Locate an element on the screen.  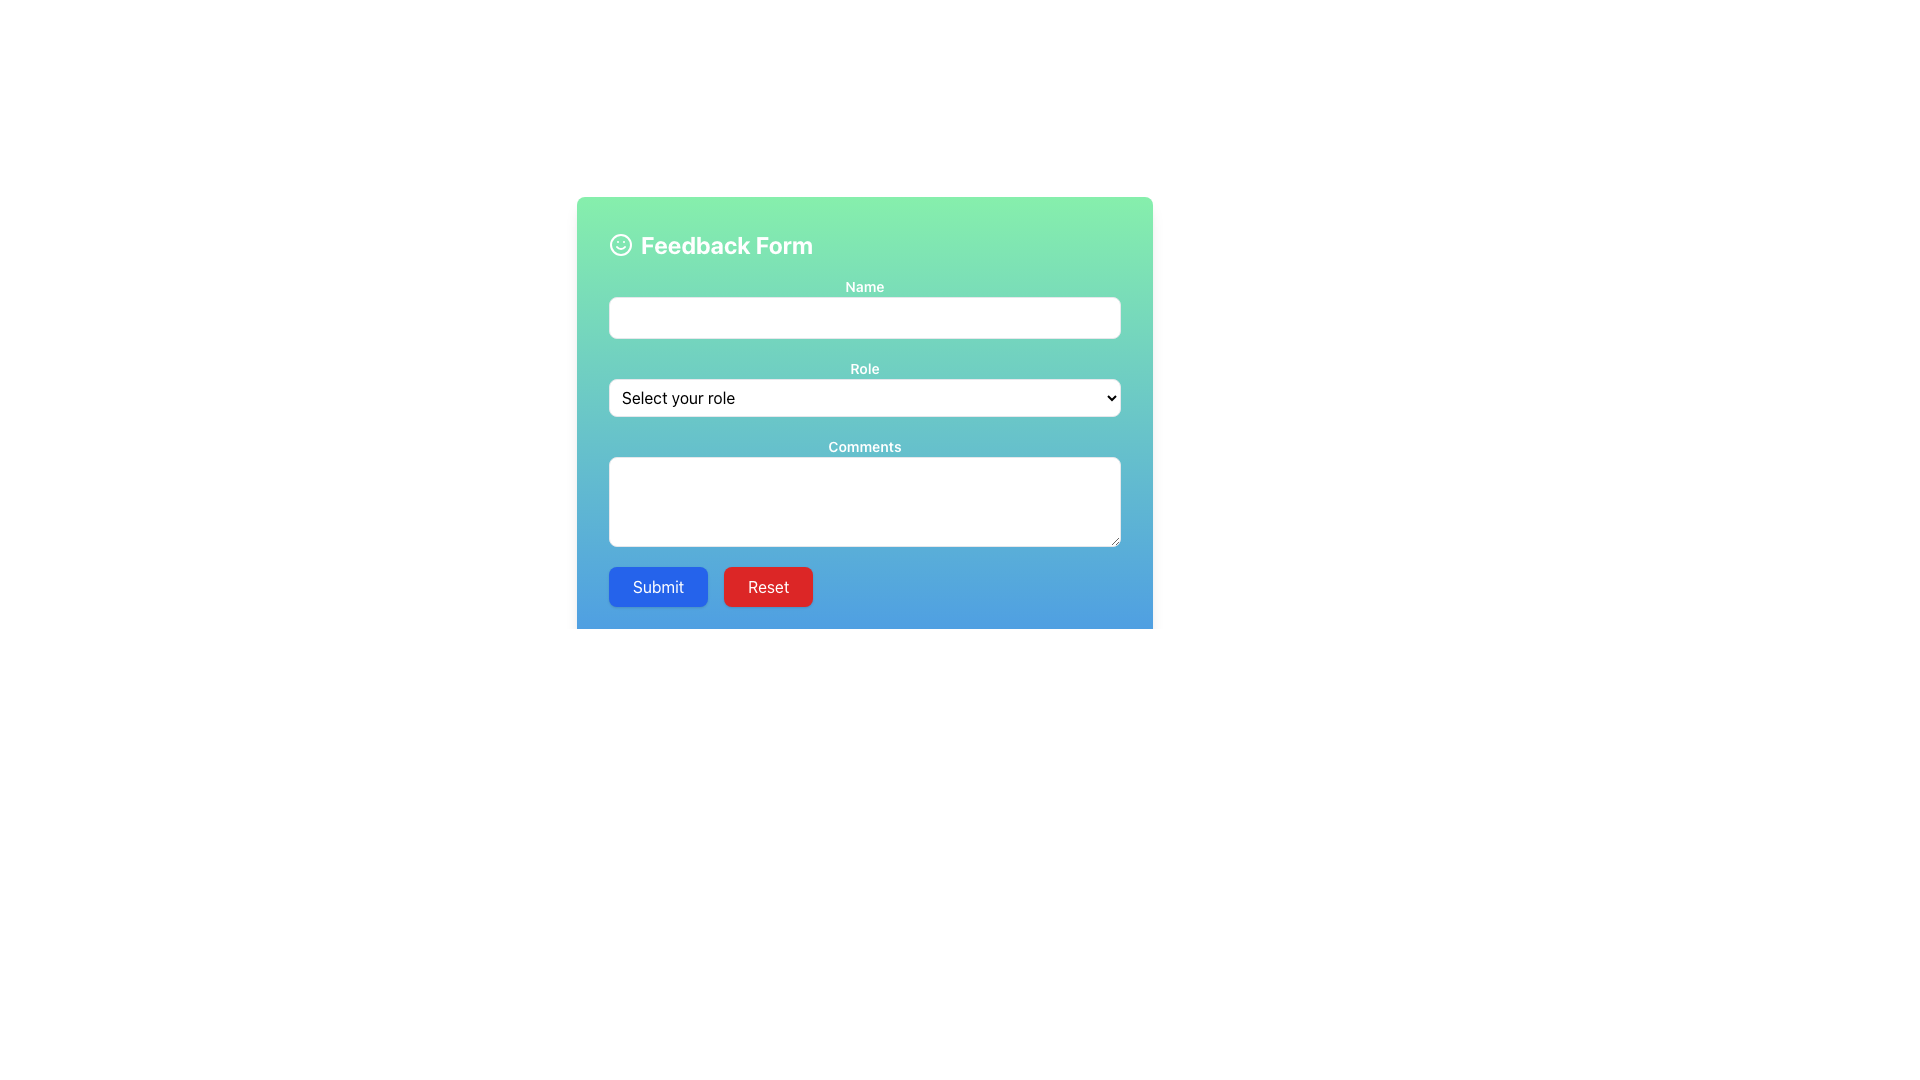
the reset button located to the right of the blue 'Submit' button to observe the hover effect is located at coordinates (767, 585).